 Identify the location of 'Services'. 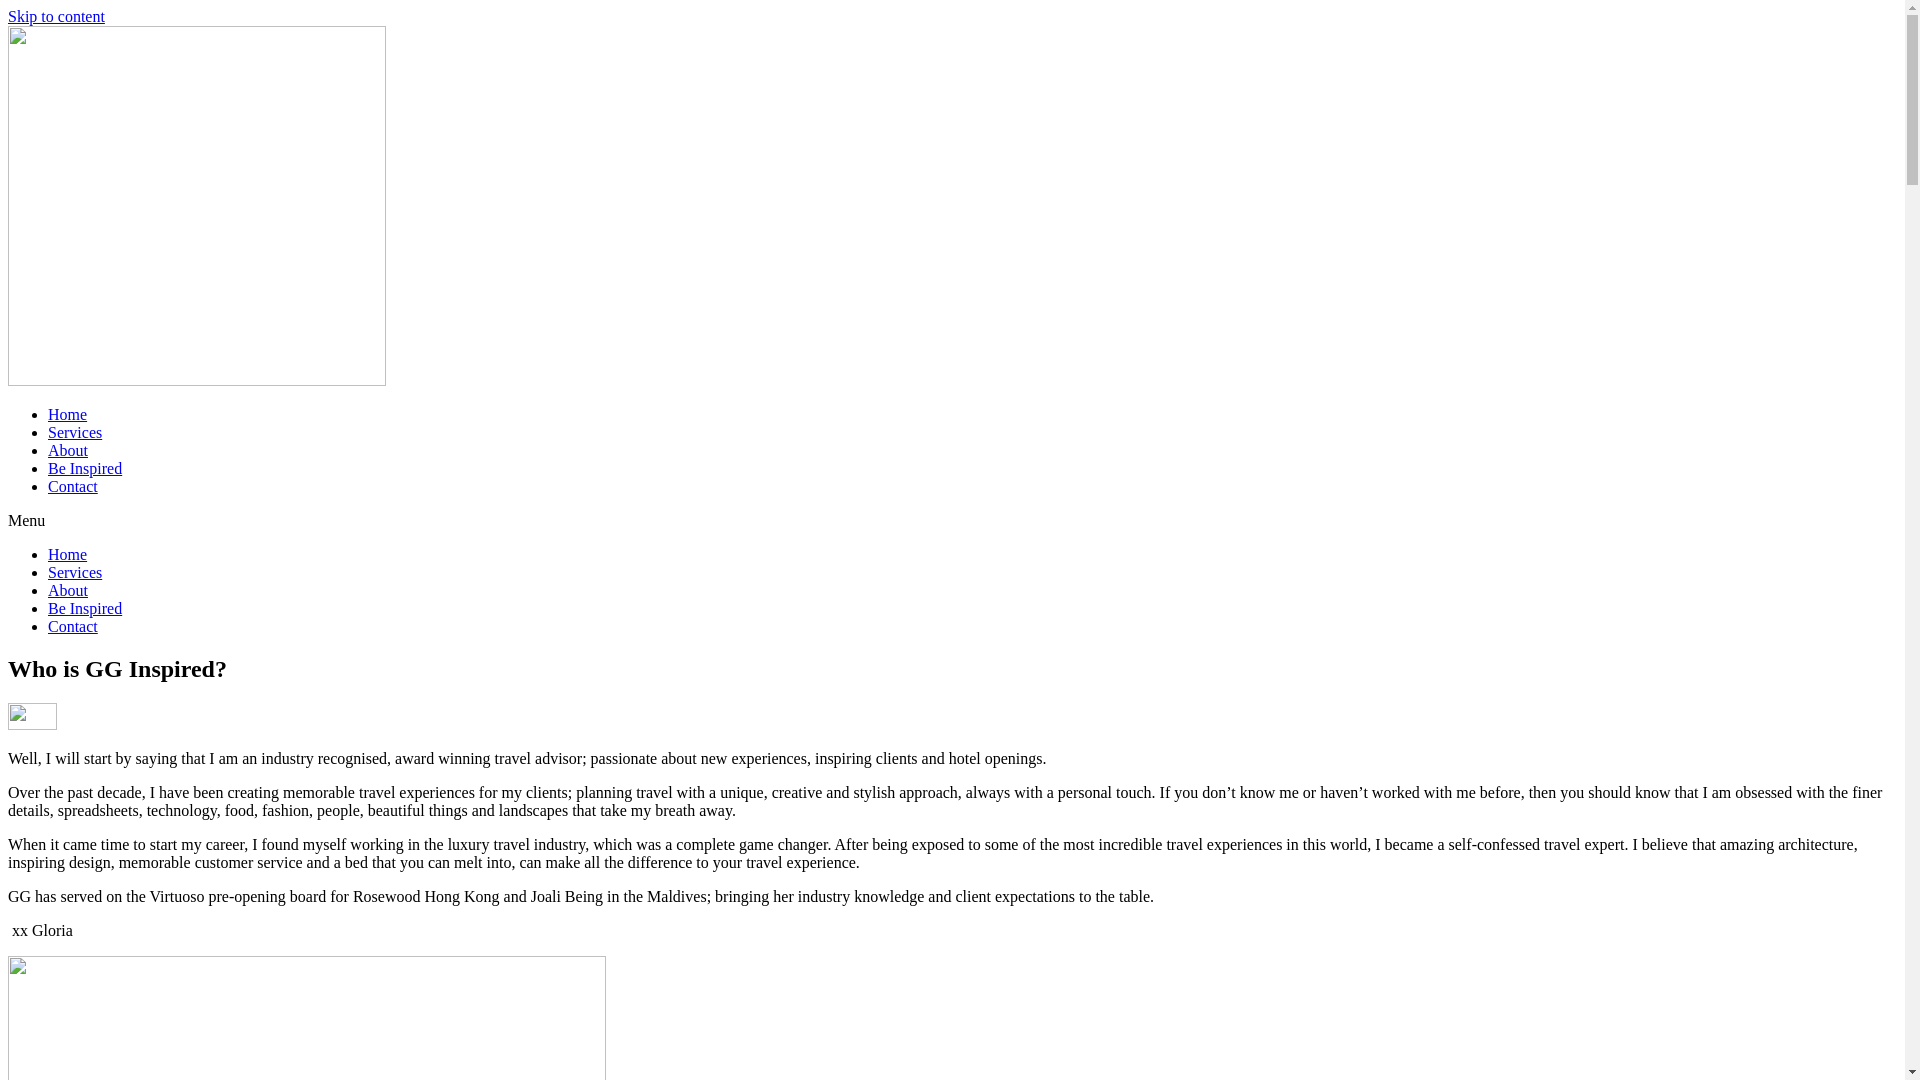
(75, 431).